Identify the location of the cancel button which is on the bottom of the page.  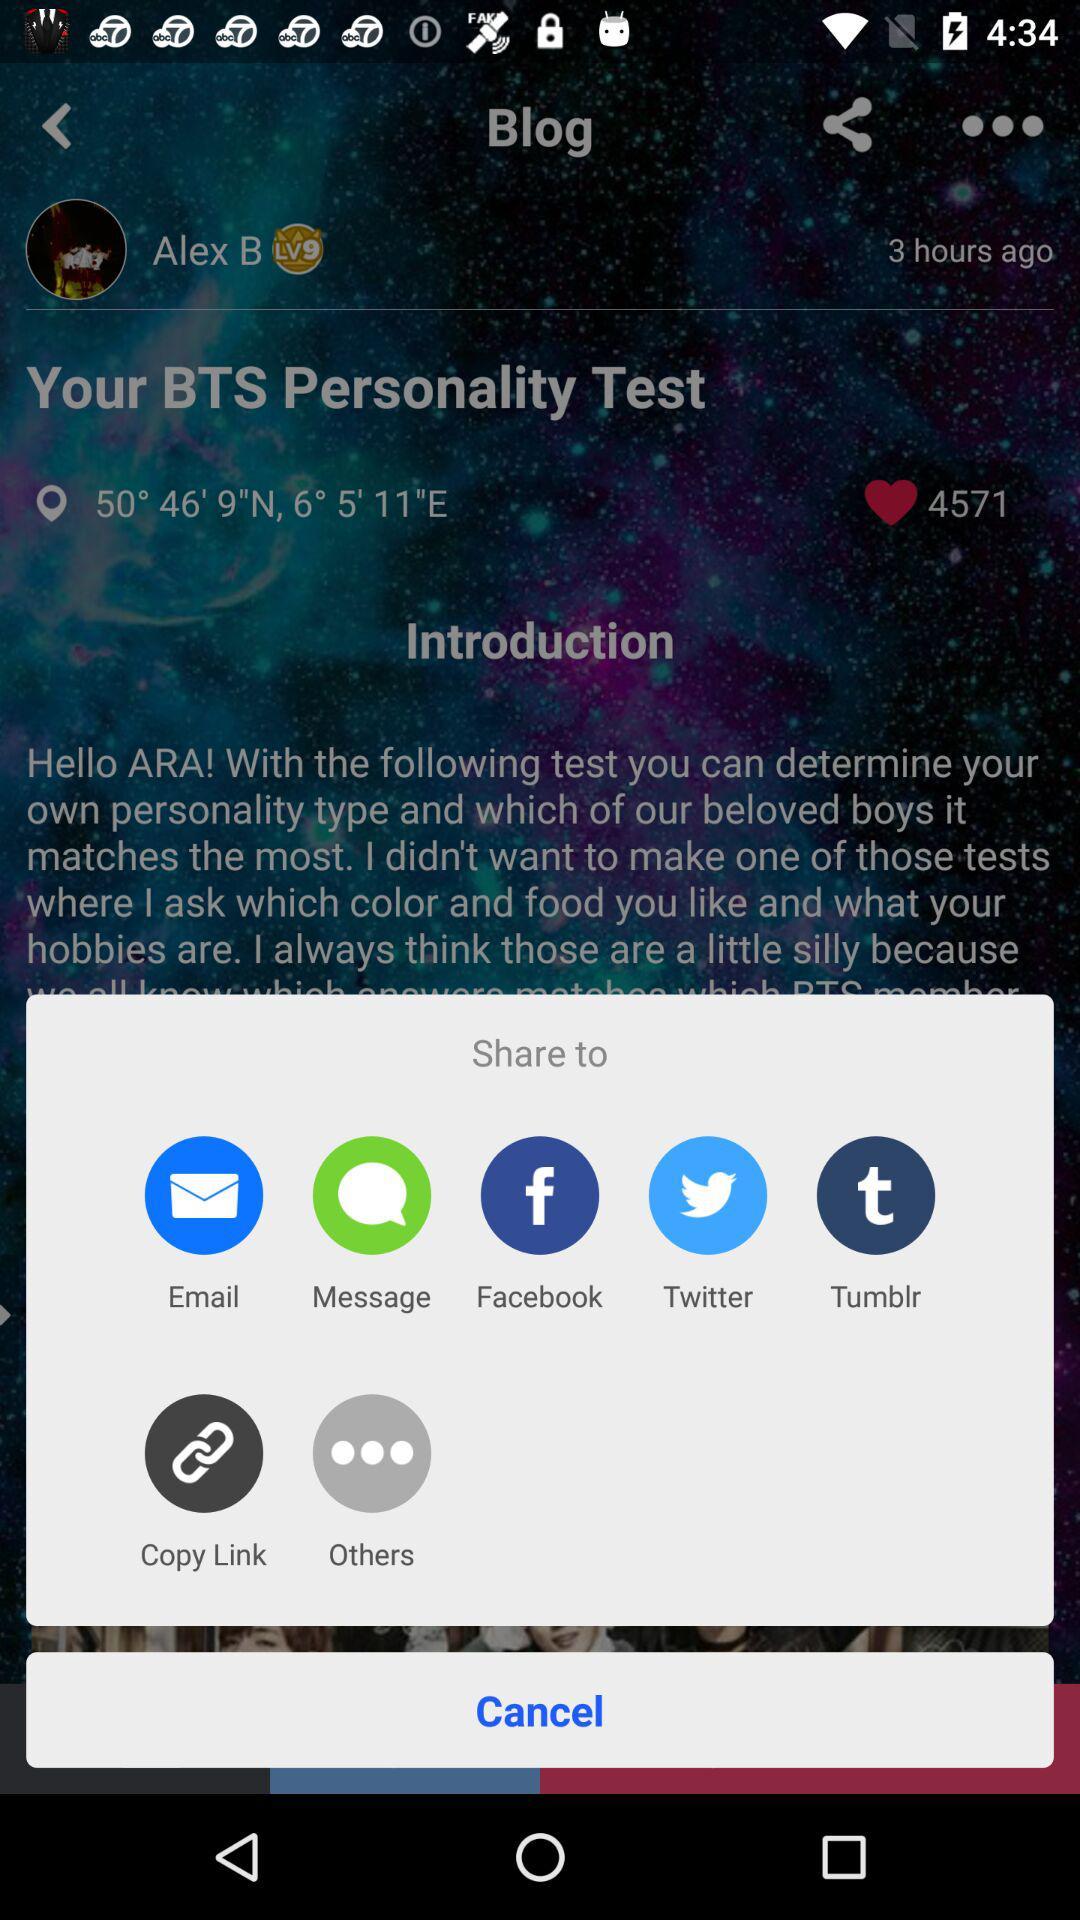
(540, 1708).